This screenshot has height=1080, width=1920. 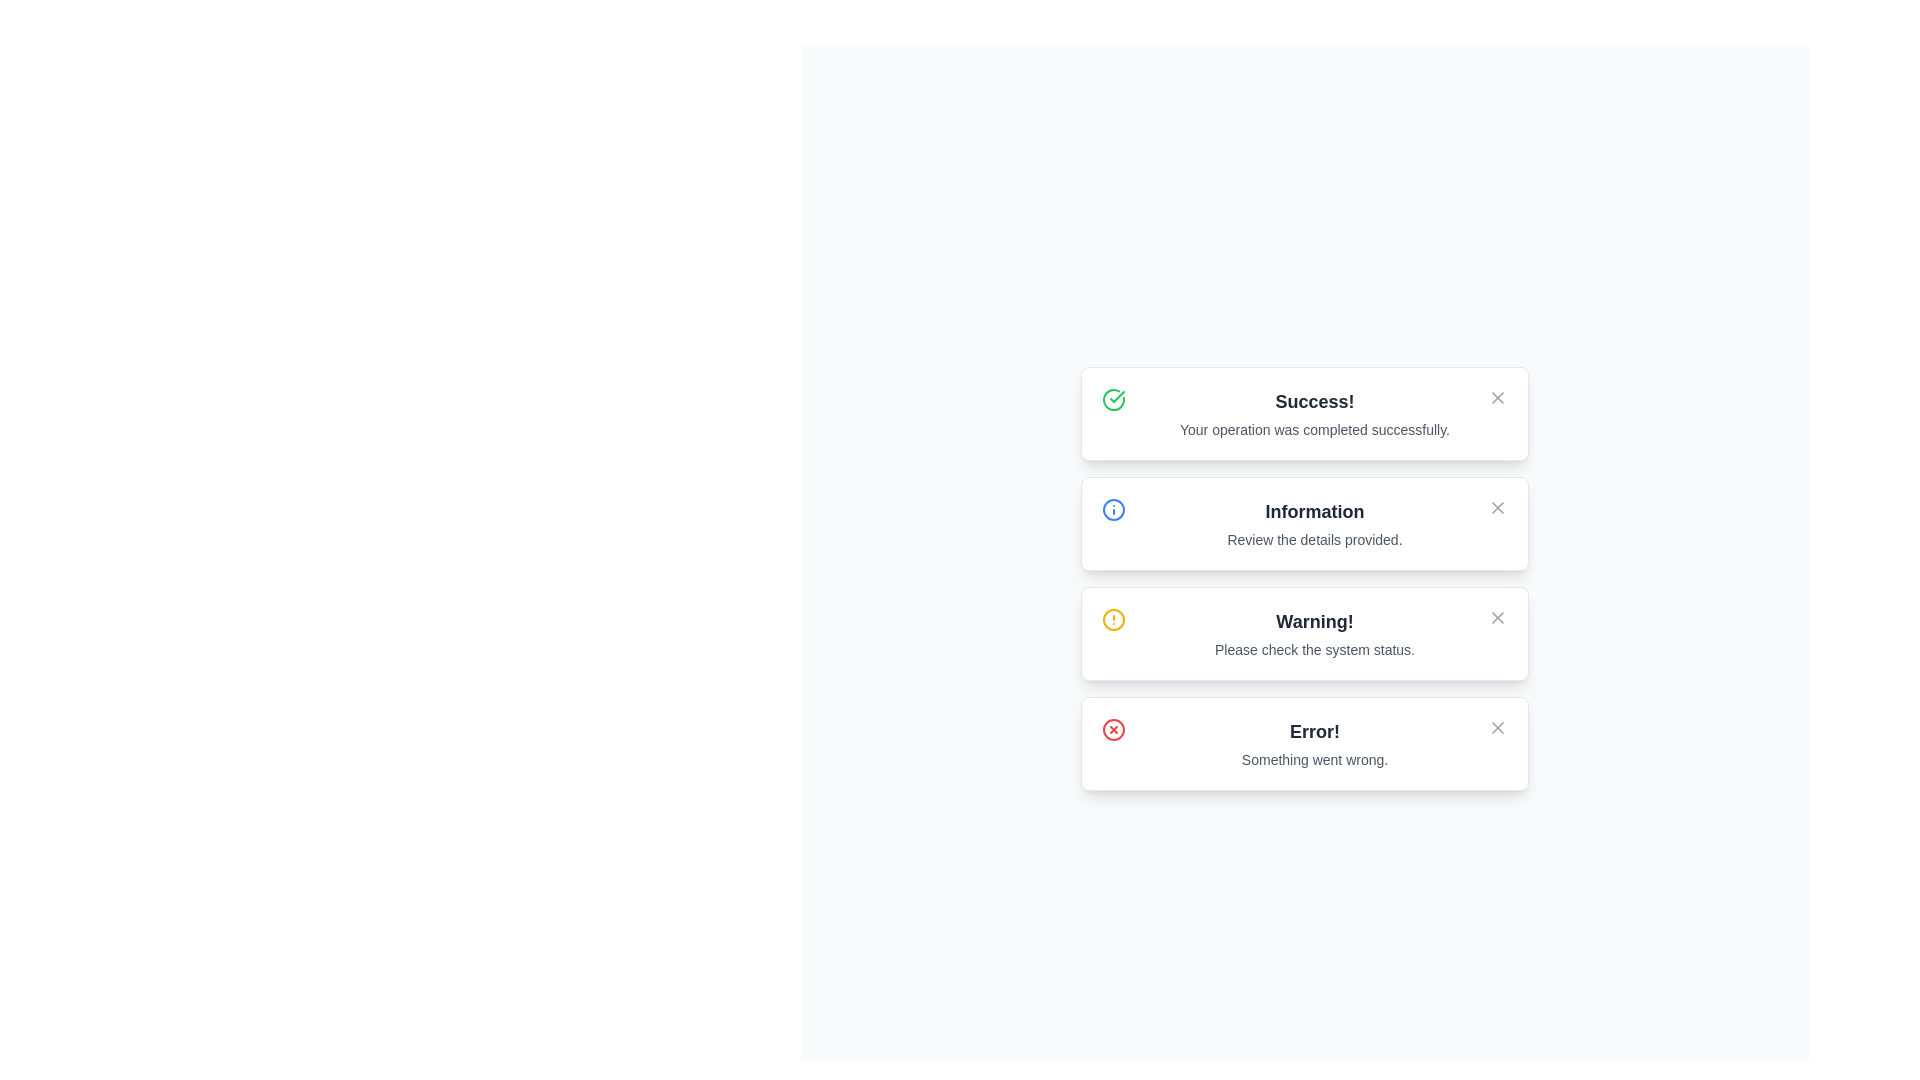 What do you see at coordinates (1315, 523) in the screenshot?
I see `the Textual display element titled 'Information' which includes the subtitle 'Review the details provided.'` at bounding box center [1315, 523].